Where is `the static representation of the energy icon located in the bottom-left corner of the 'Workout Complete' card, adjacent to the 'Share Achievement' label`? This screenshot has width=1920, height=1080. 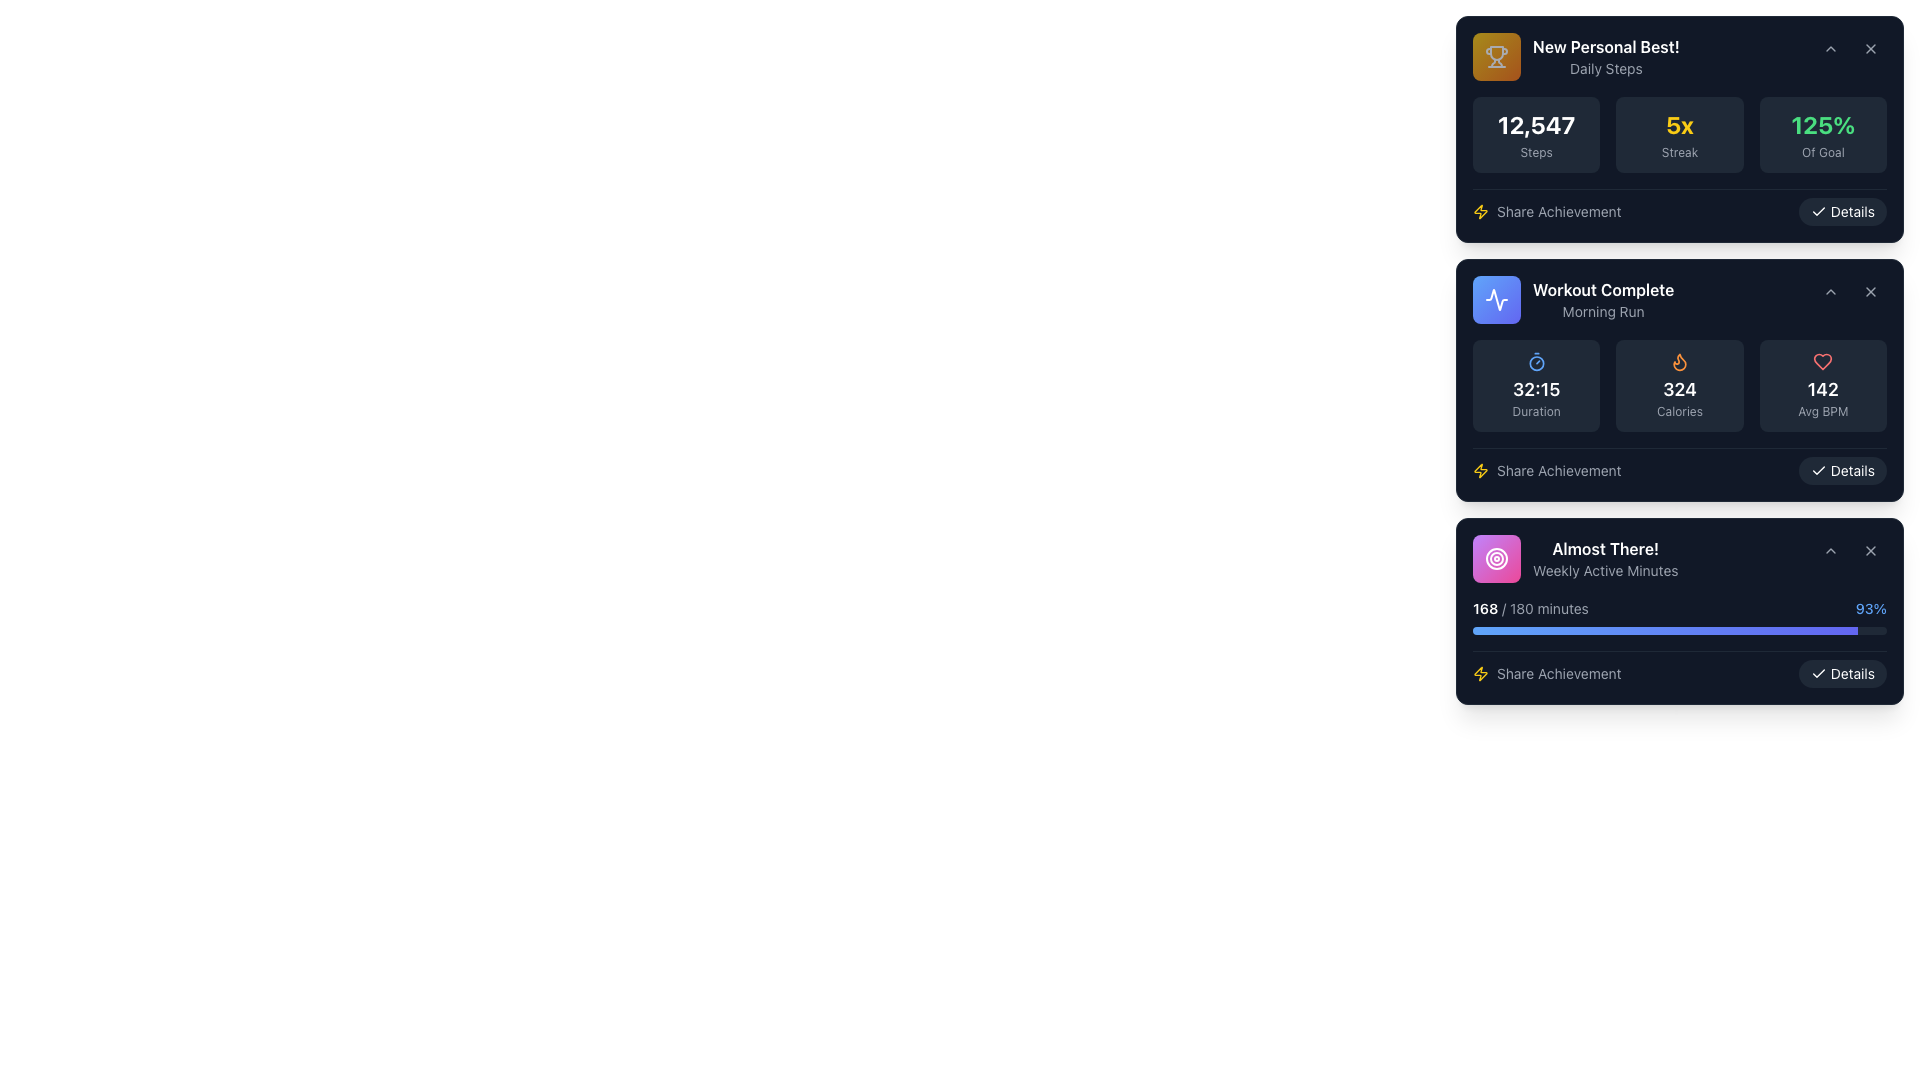
the static representation of the energy icon located in the bottom-left corner of the 'Workout Complete' card, adjacent to the 'Share Achievement' label is located at coordinates (1481, 212).